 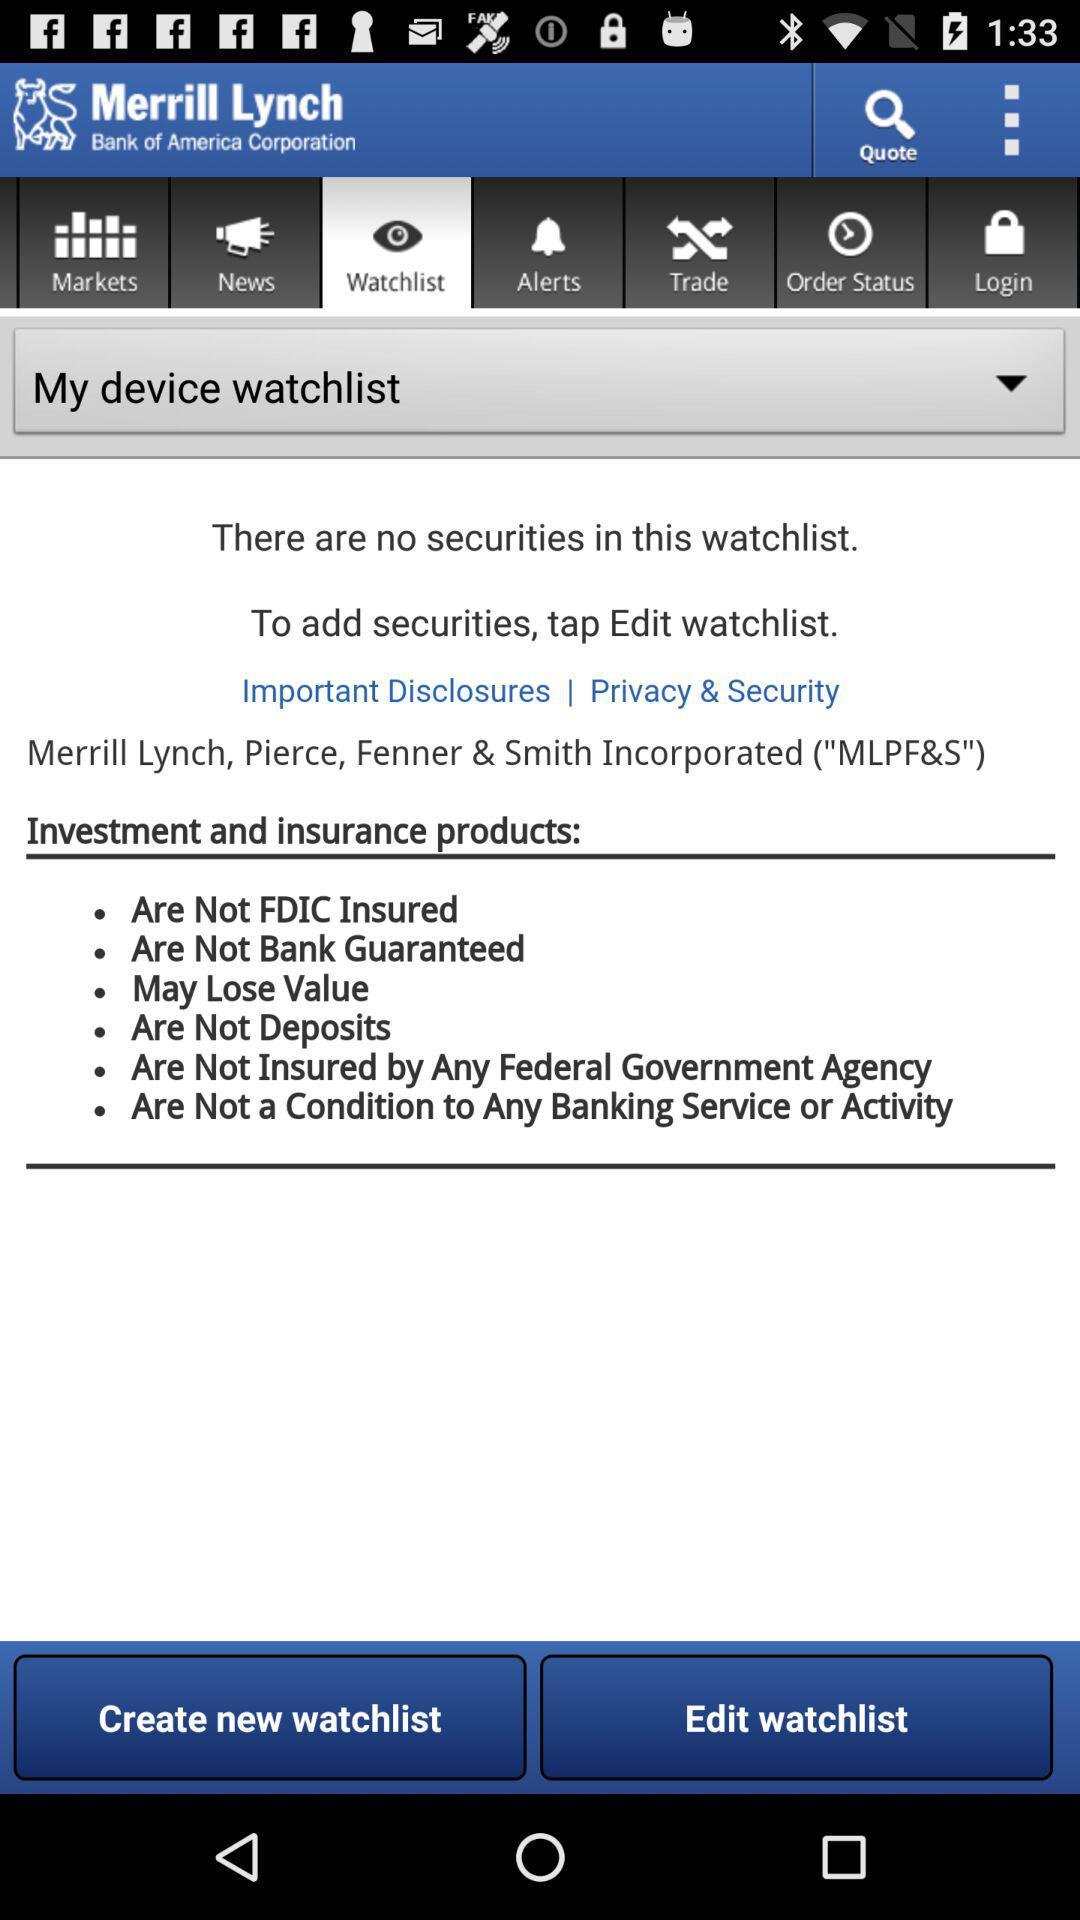 What do you see at coordinates (851, 258) in the screenshot?
I see `the time icon` at bounding box center [851, 258].